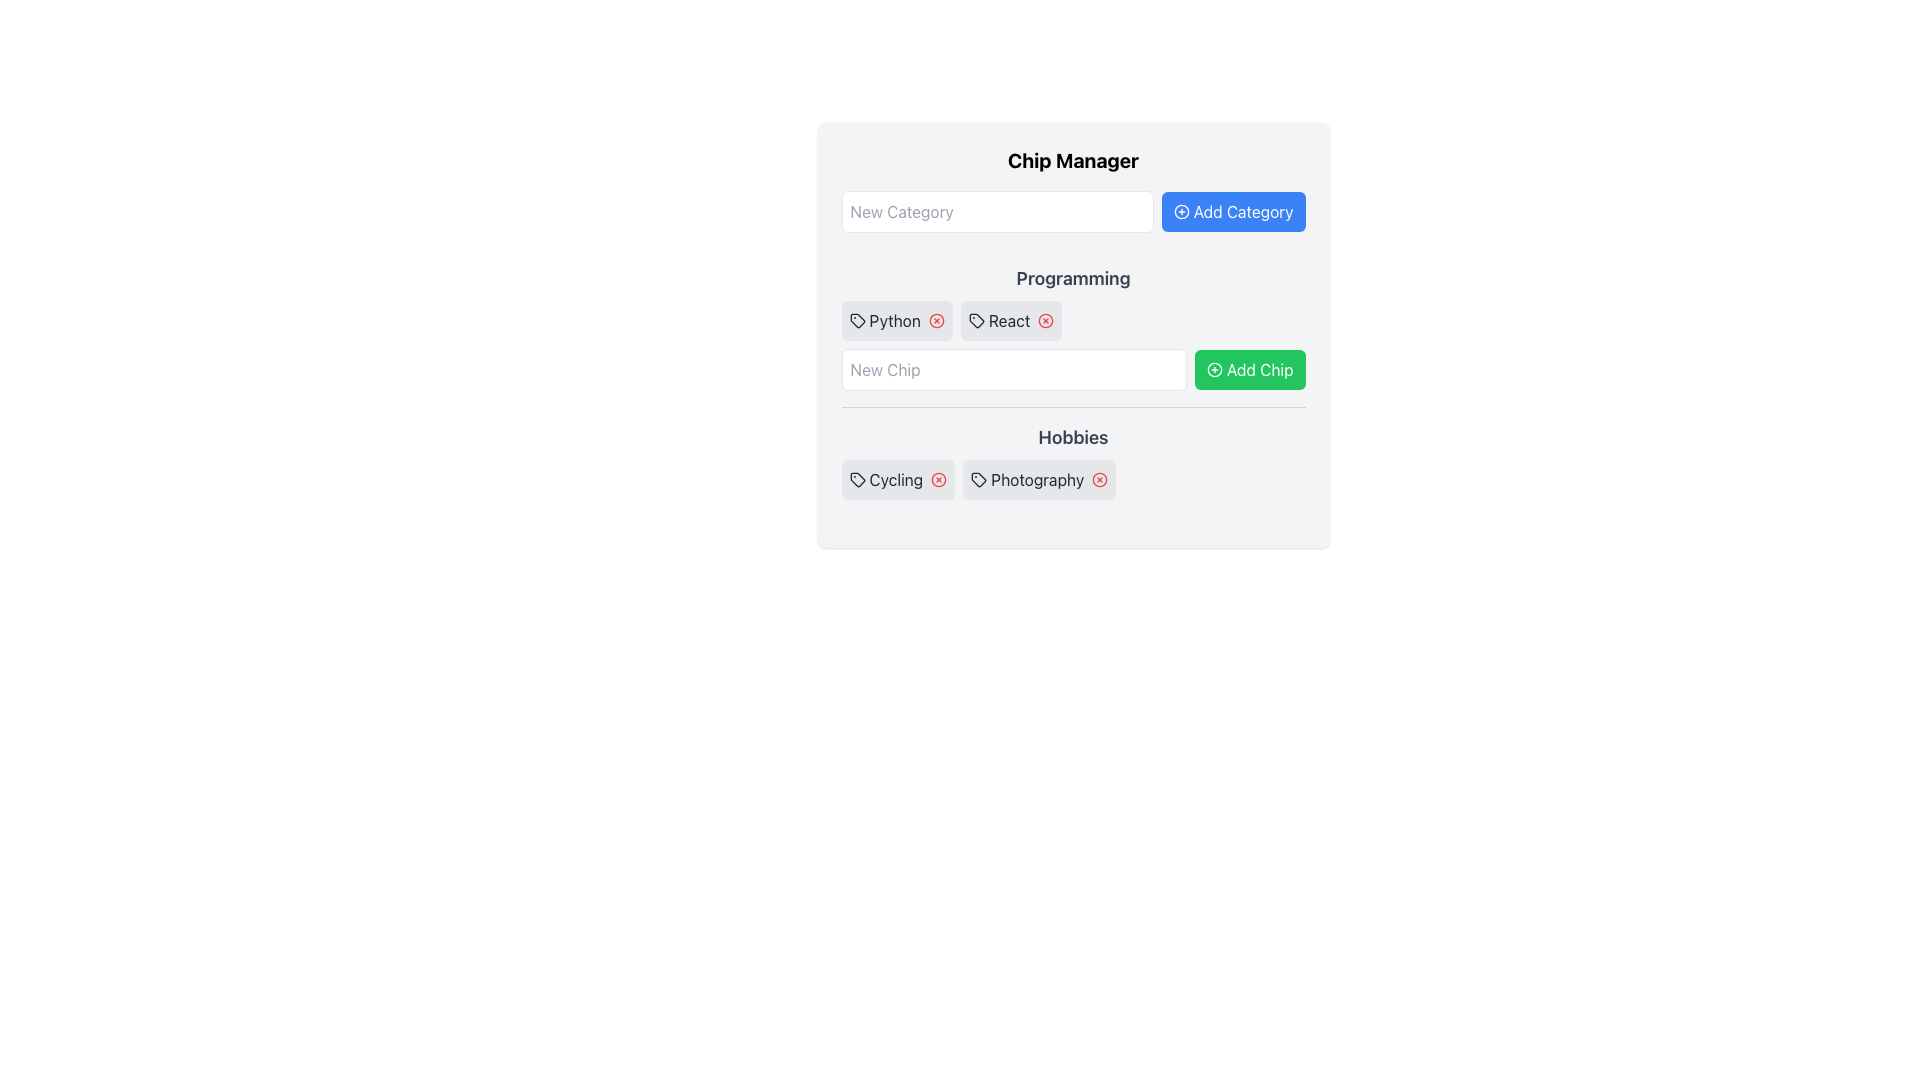 This screenshot has height=1080, width=1920. What do you see at coordinates (935, 319) in the screenshot?
I see `the small circular close/delete icon located to the right of the 'Python' label in the 'Programming' section` at bounding box center [935, 319].